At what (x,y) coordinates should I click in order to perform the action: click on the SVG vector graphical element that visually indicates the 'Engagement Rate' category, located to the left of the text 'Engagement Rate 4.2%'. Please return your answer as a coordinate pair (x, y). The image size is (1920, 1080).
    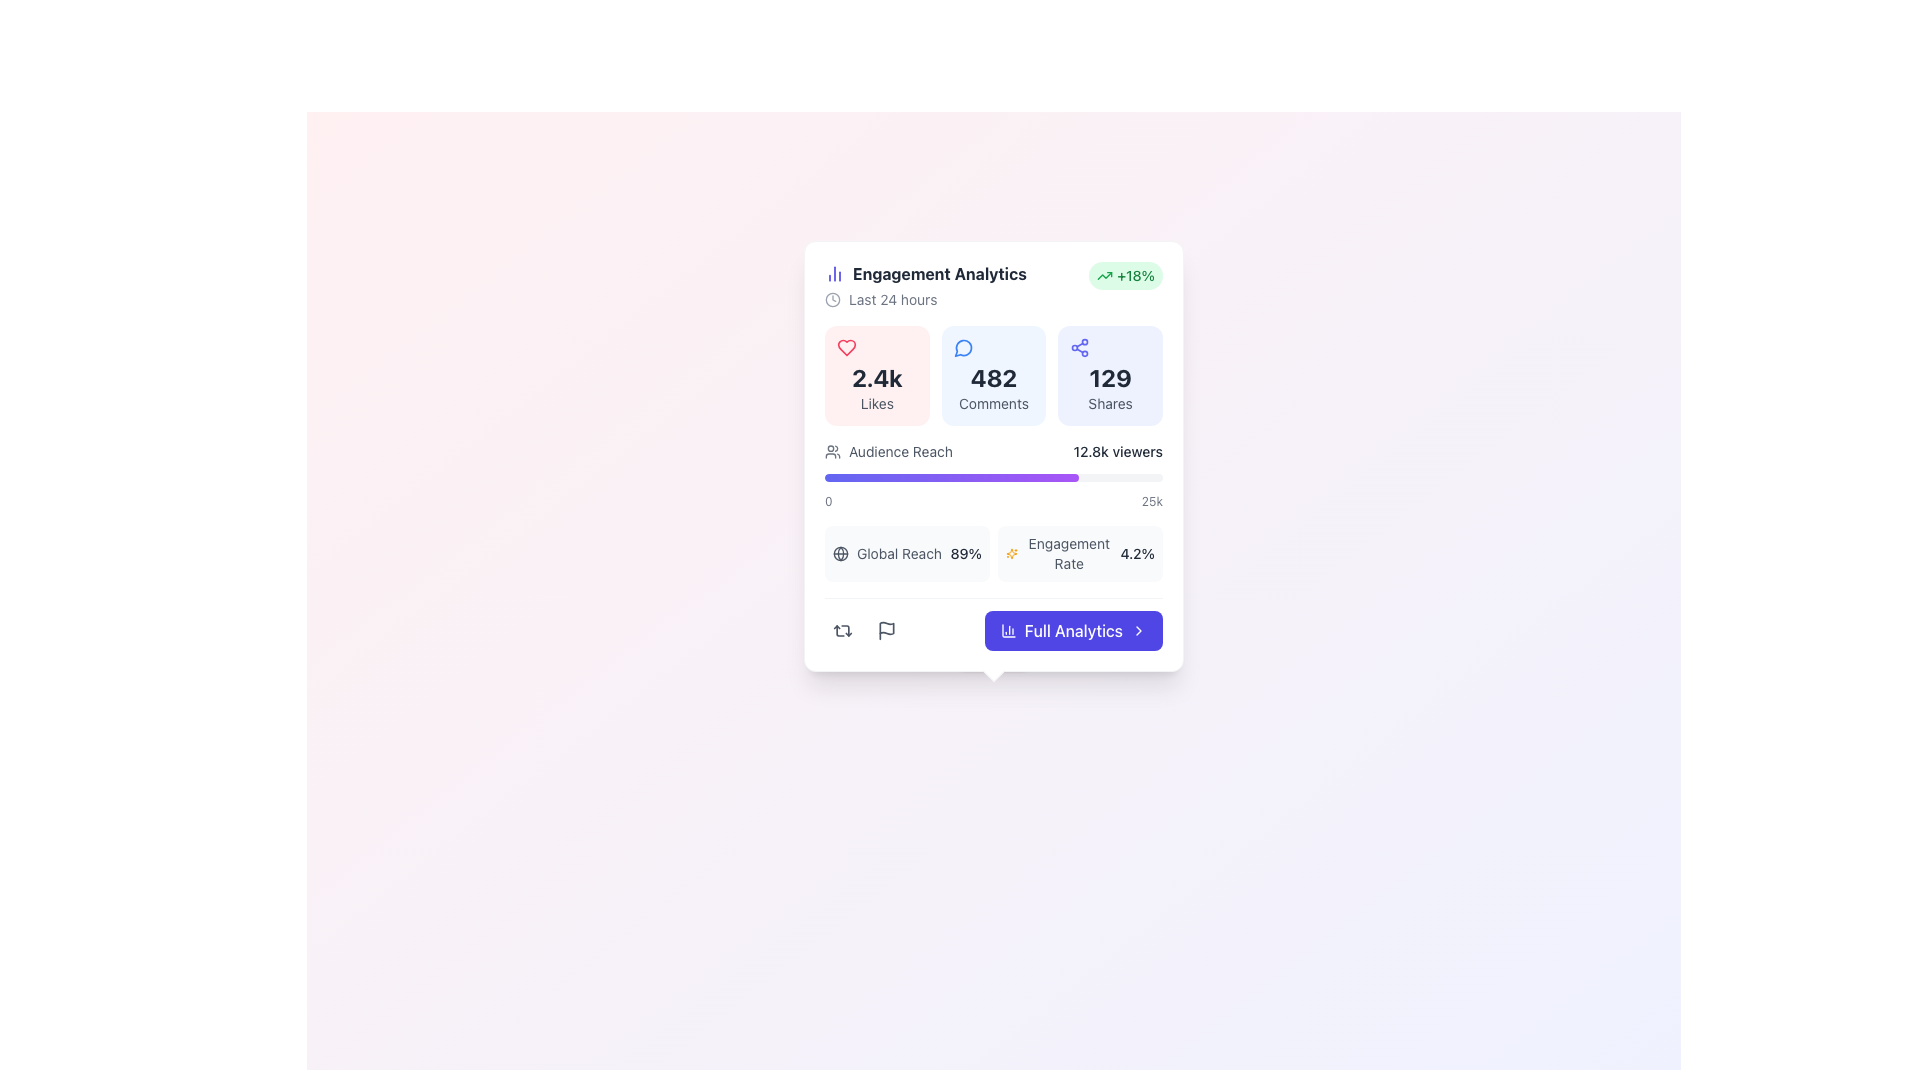
    Looking at the image, I should click on (1012, 554).